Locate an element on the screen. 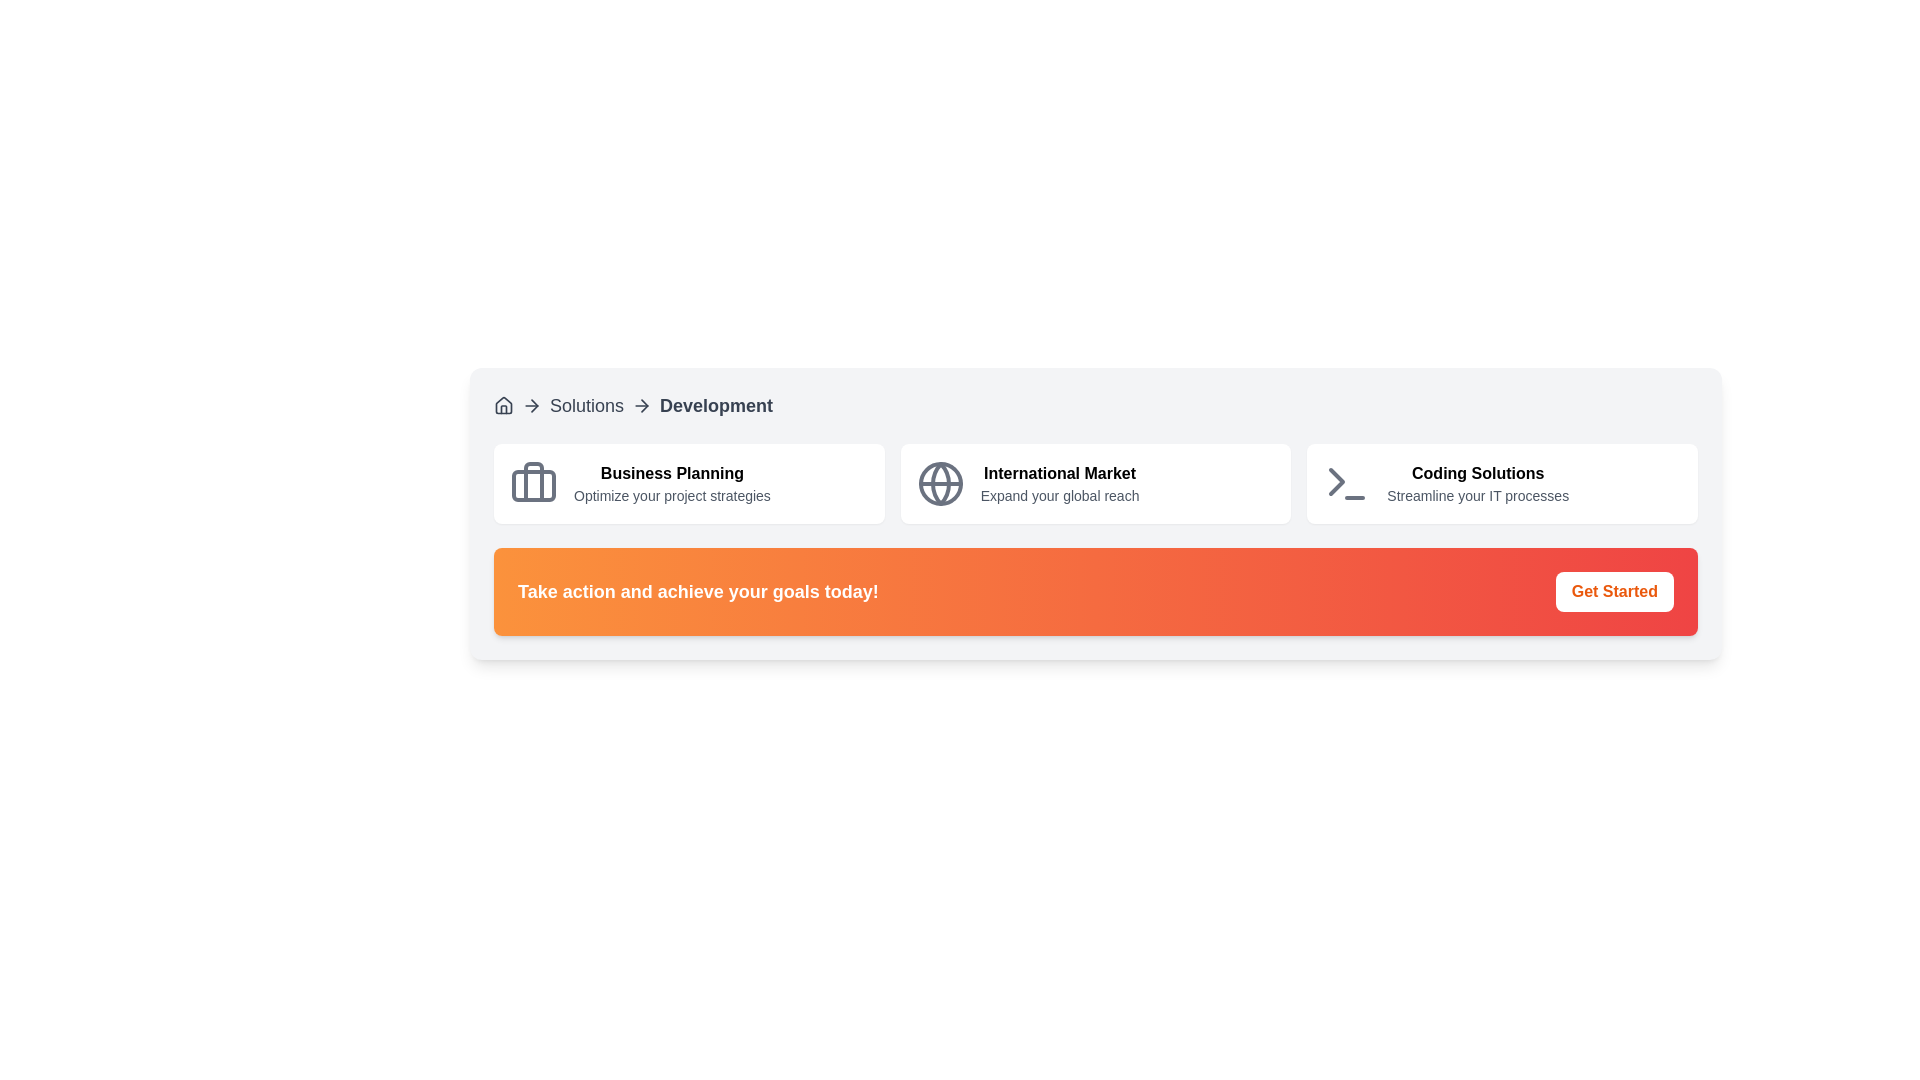  the text element that reads 'International Market' is located at coordinates (1059, 483).